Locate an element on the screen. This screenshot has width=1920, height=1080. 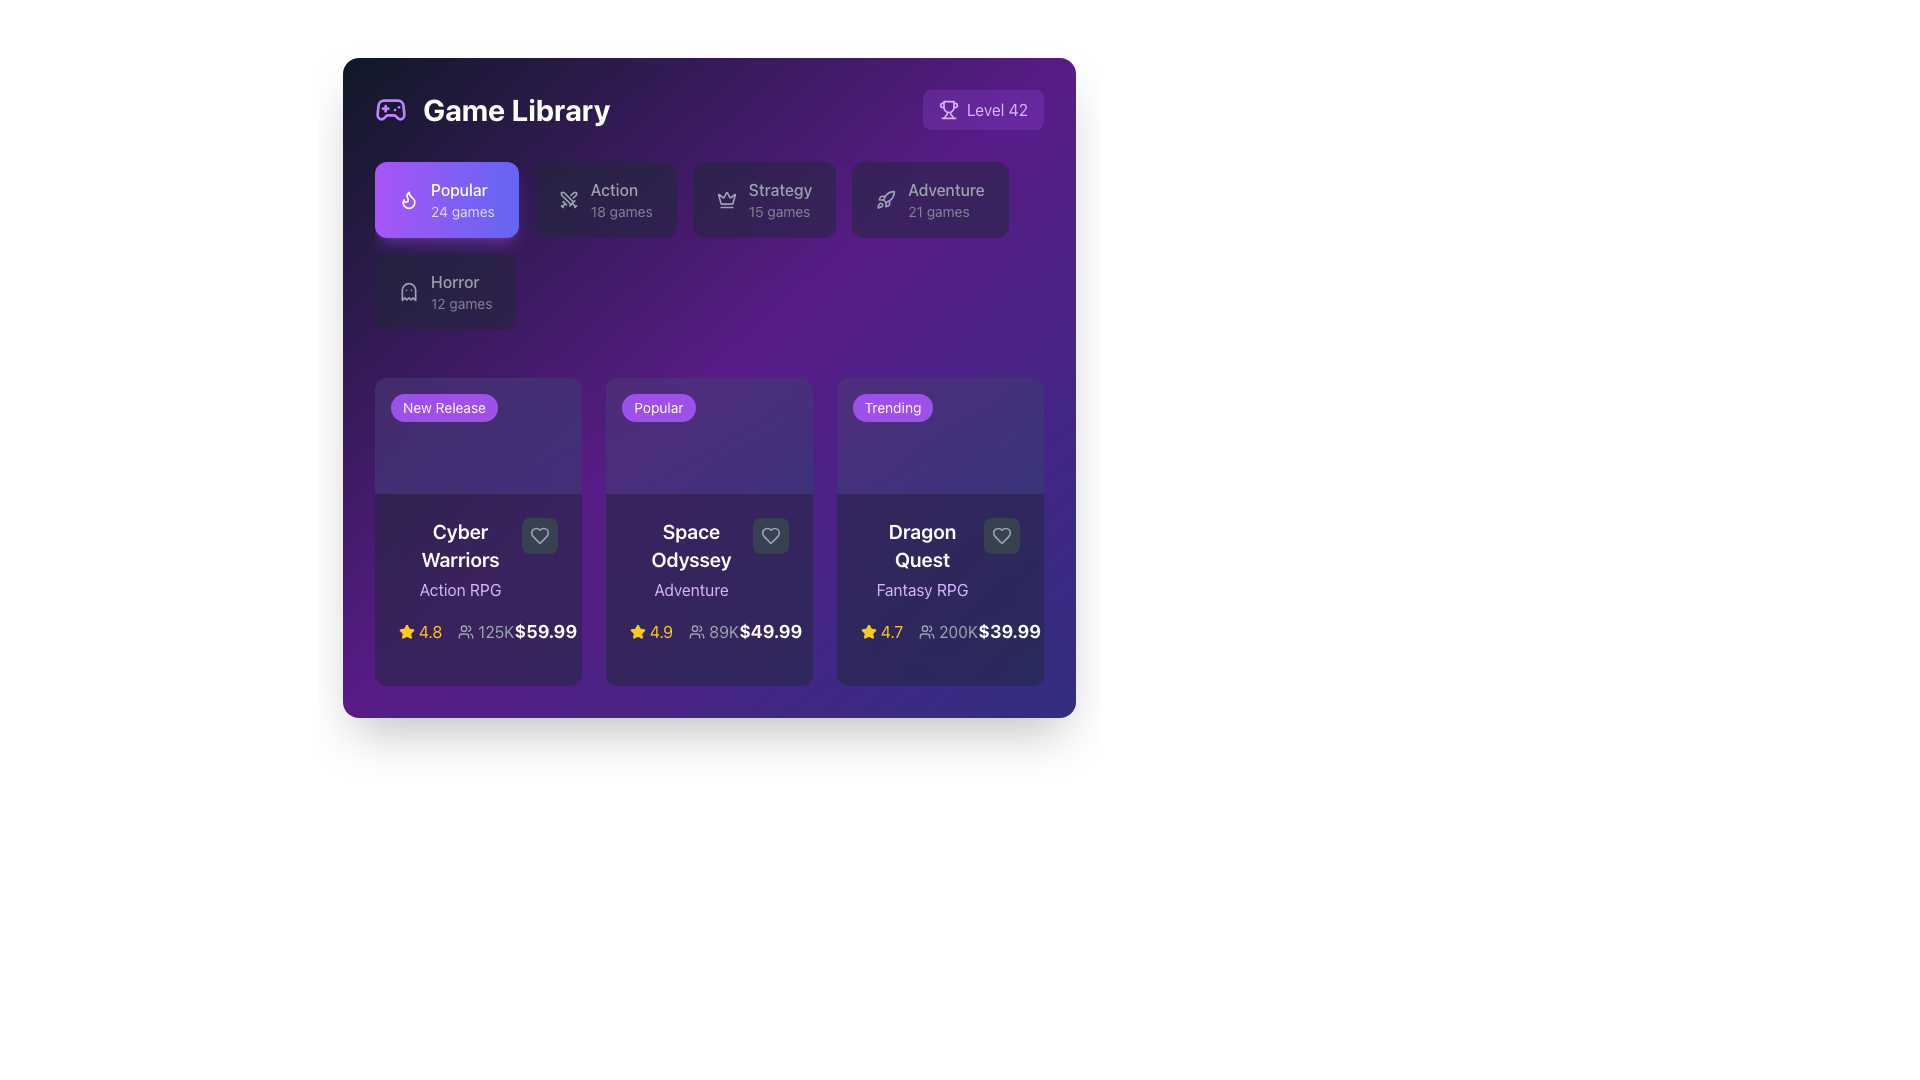
the text label displaying '24 games', which is located below the 'Popular' text in the game library interface is located at coordinates (461, 212).